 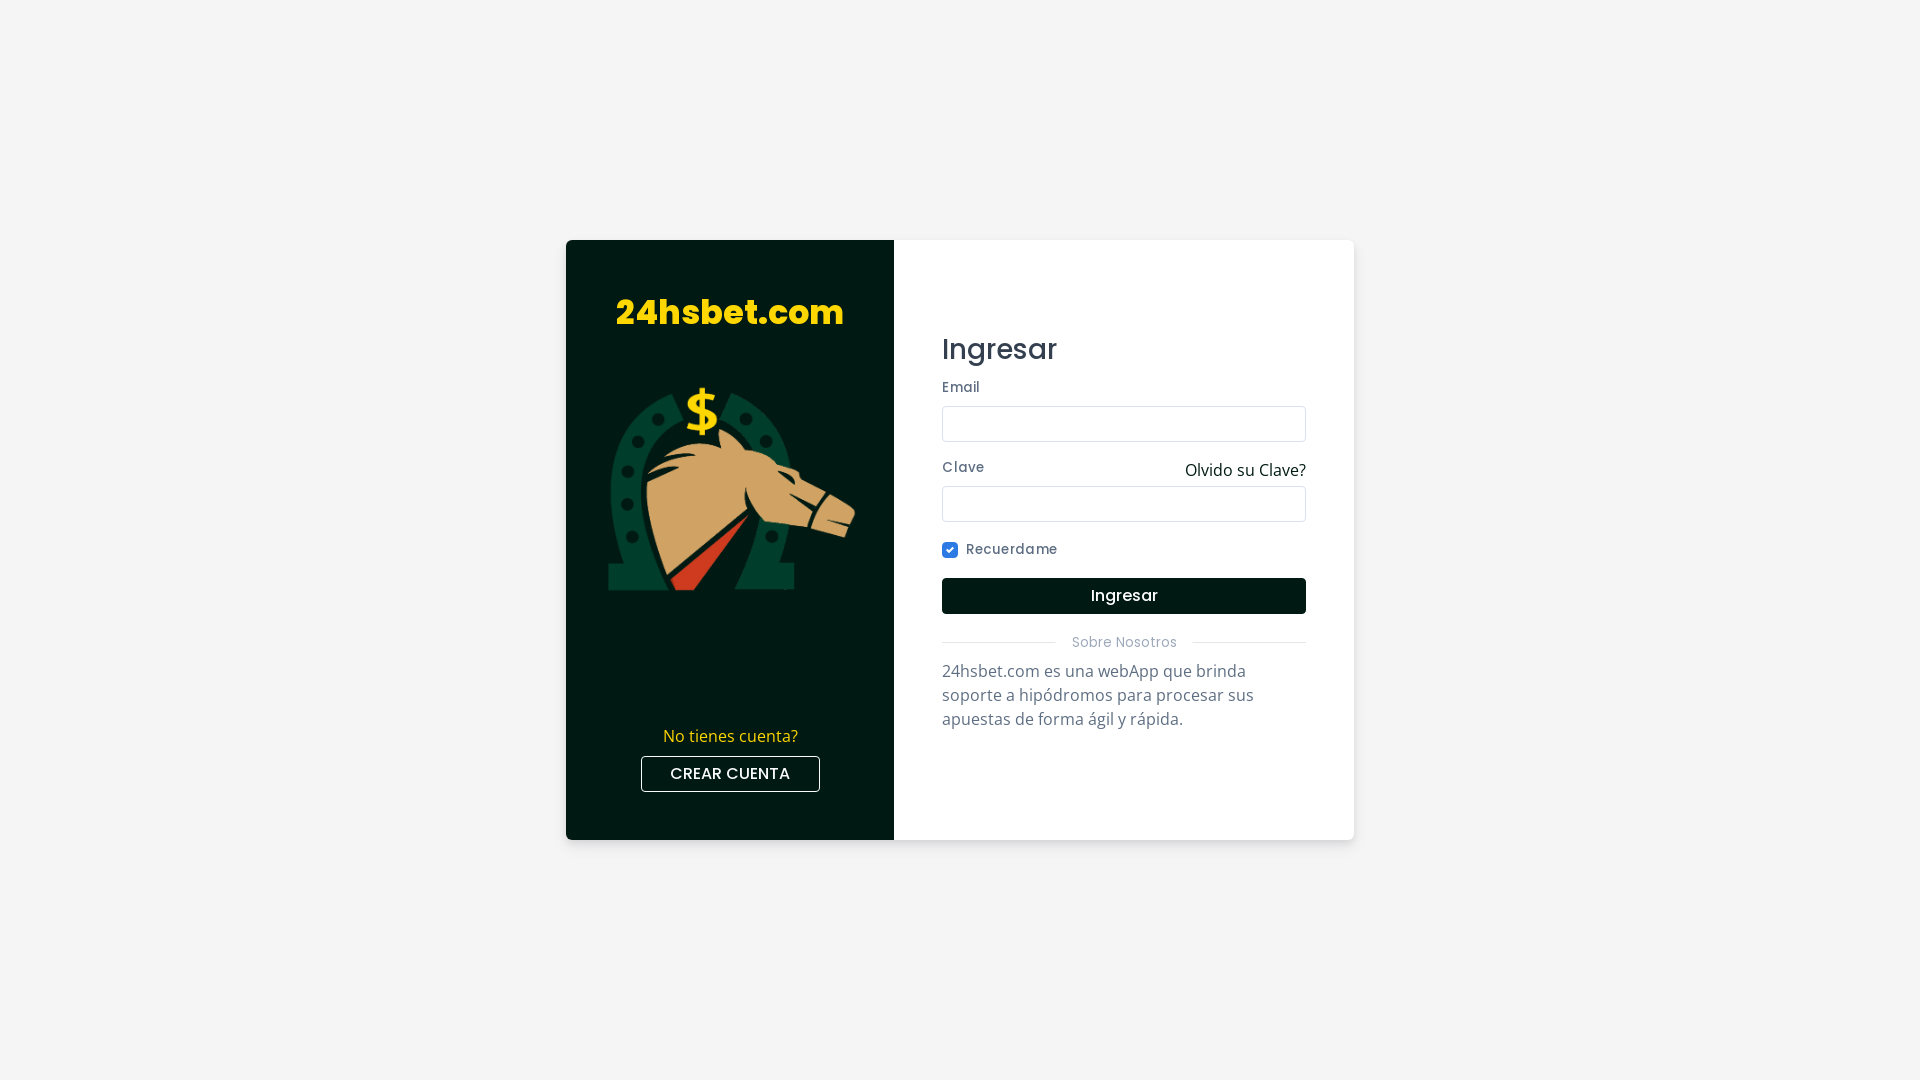 What do you see at coordinates (1244, 471) in the screenshot?
I see `'Olvido su Clave?'` at bounding box center [1244, 471].